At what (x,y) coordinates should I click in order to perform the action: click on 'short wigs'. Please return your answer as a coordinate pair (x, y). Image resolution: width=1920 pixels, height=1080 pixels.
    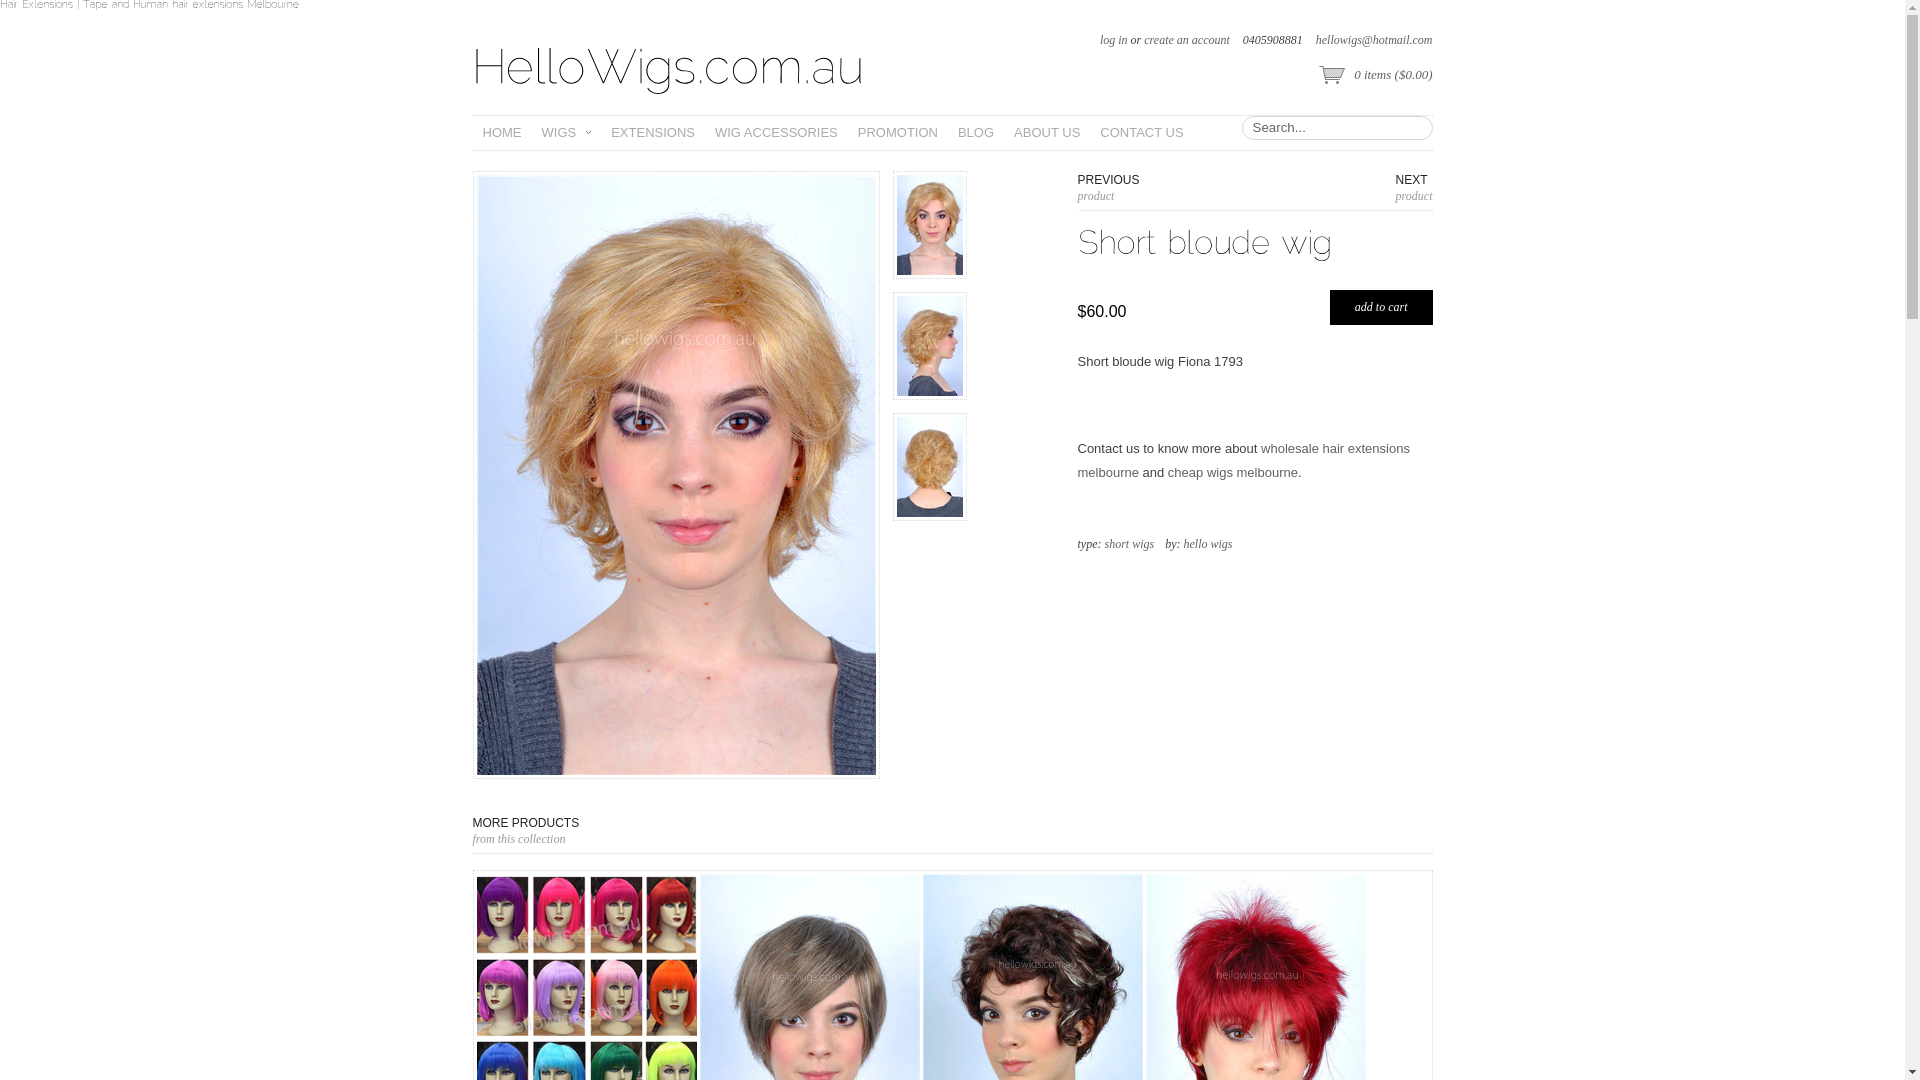
    Looking at the image, I should click on (1128, 543).